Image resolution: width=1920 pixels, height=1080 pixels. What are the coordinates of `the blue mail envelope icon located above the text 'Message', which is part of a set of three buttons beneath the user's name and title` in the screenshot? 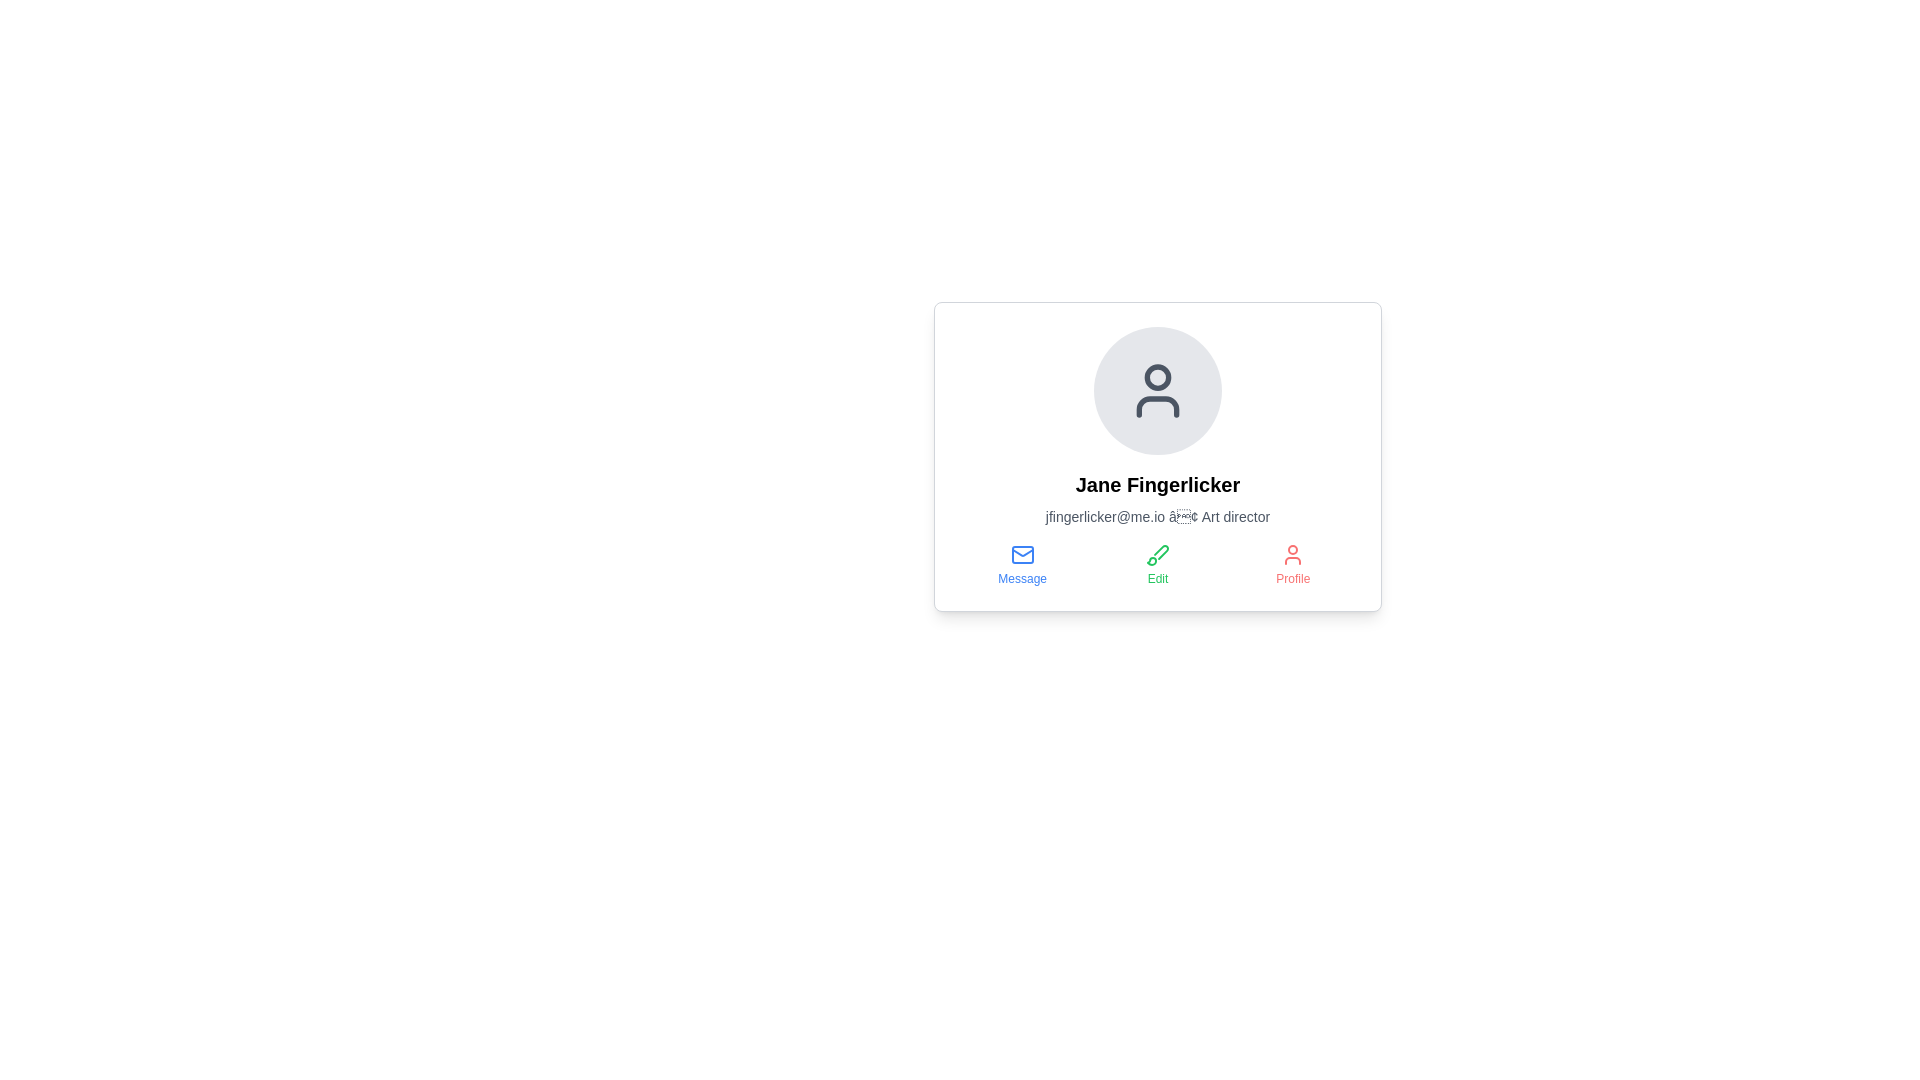 It's located at (1022, 555).